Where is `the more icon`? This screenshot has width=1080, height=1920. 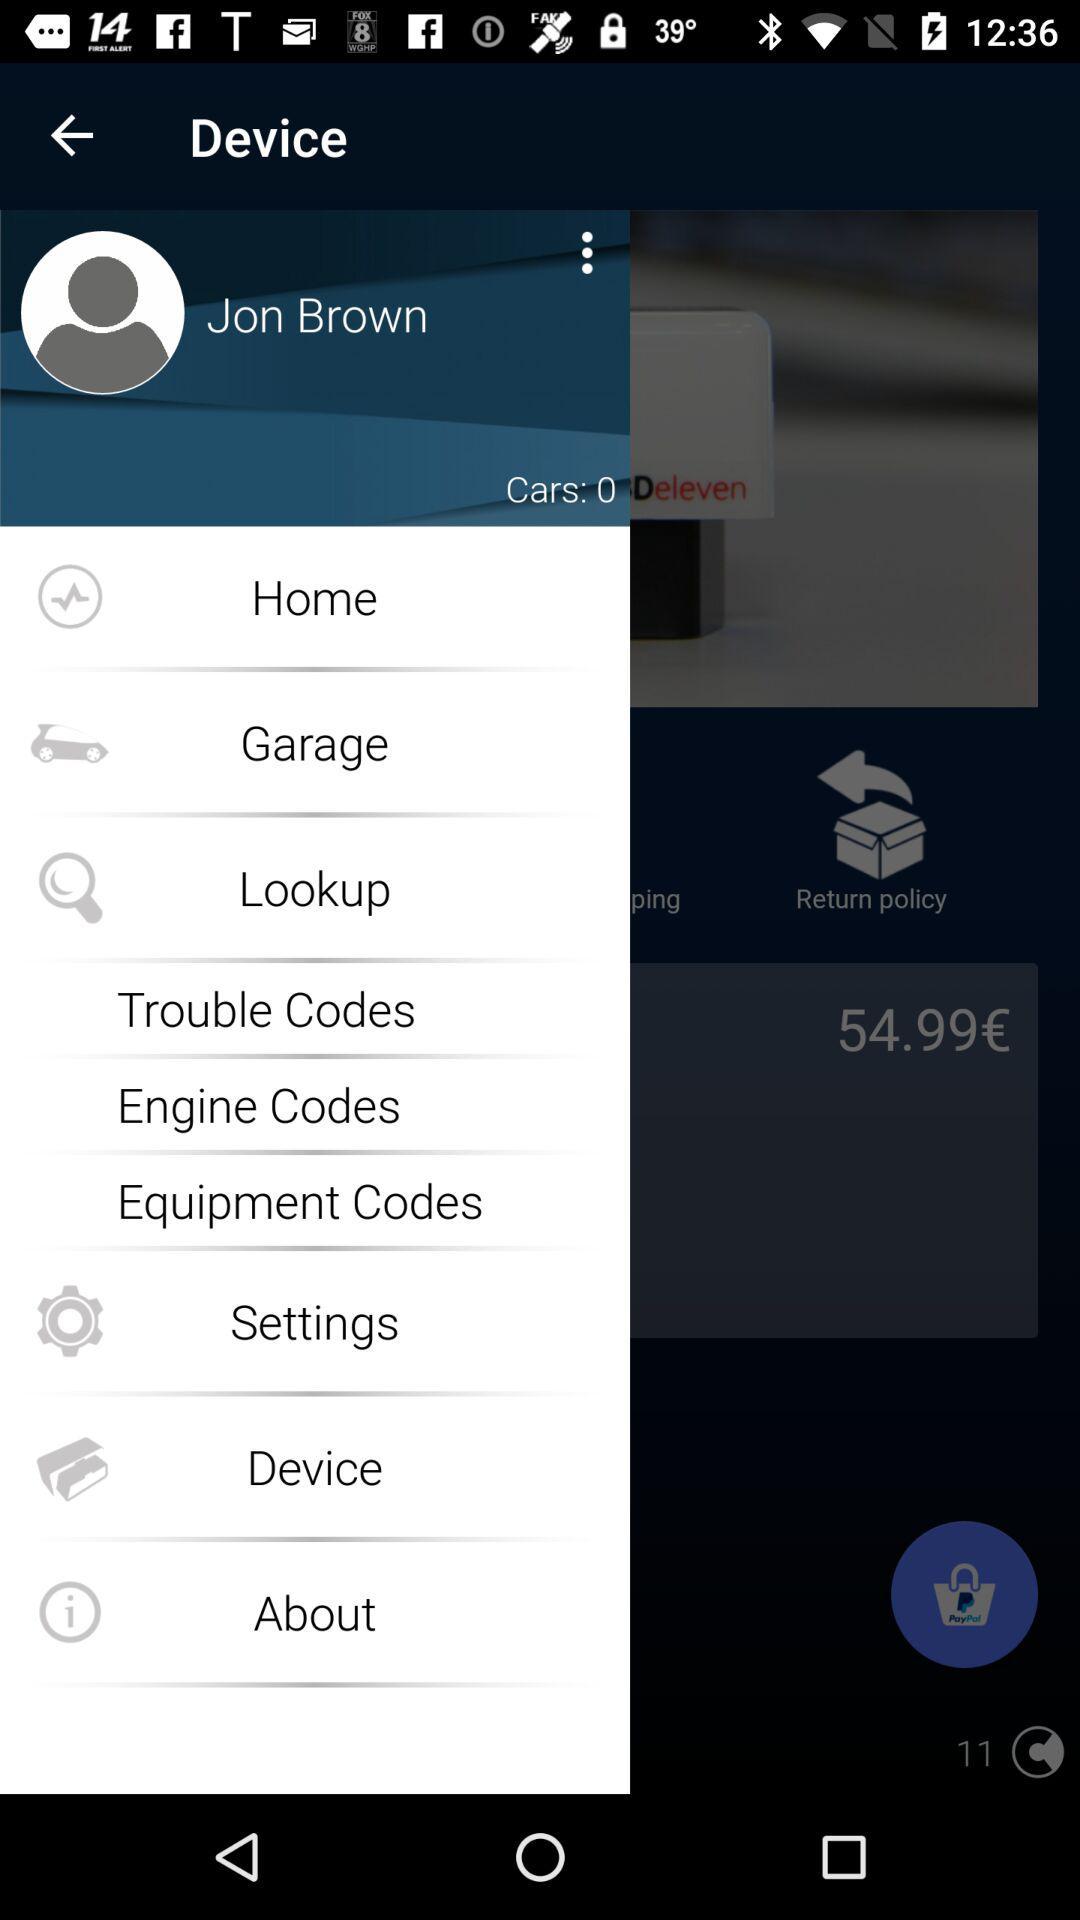 the more icon is located at coordinates (586, 251).